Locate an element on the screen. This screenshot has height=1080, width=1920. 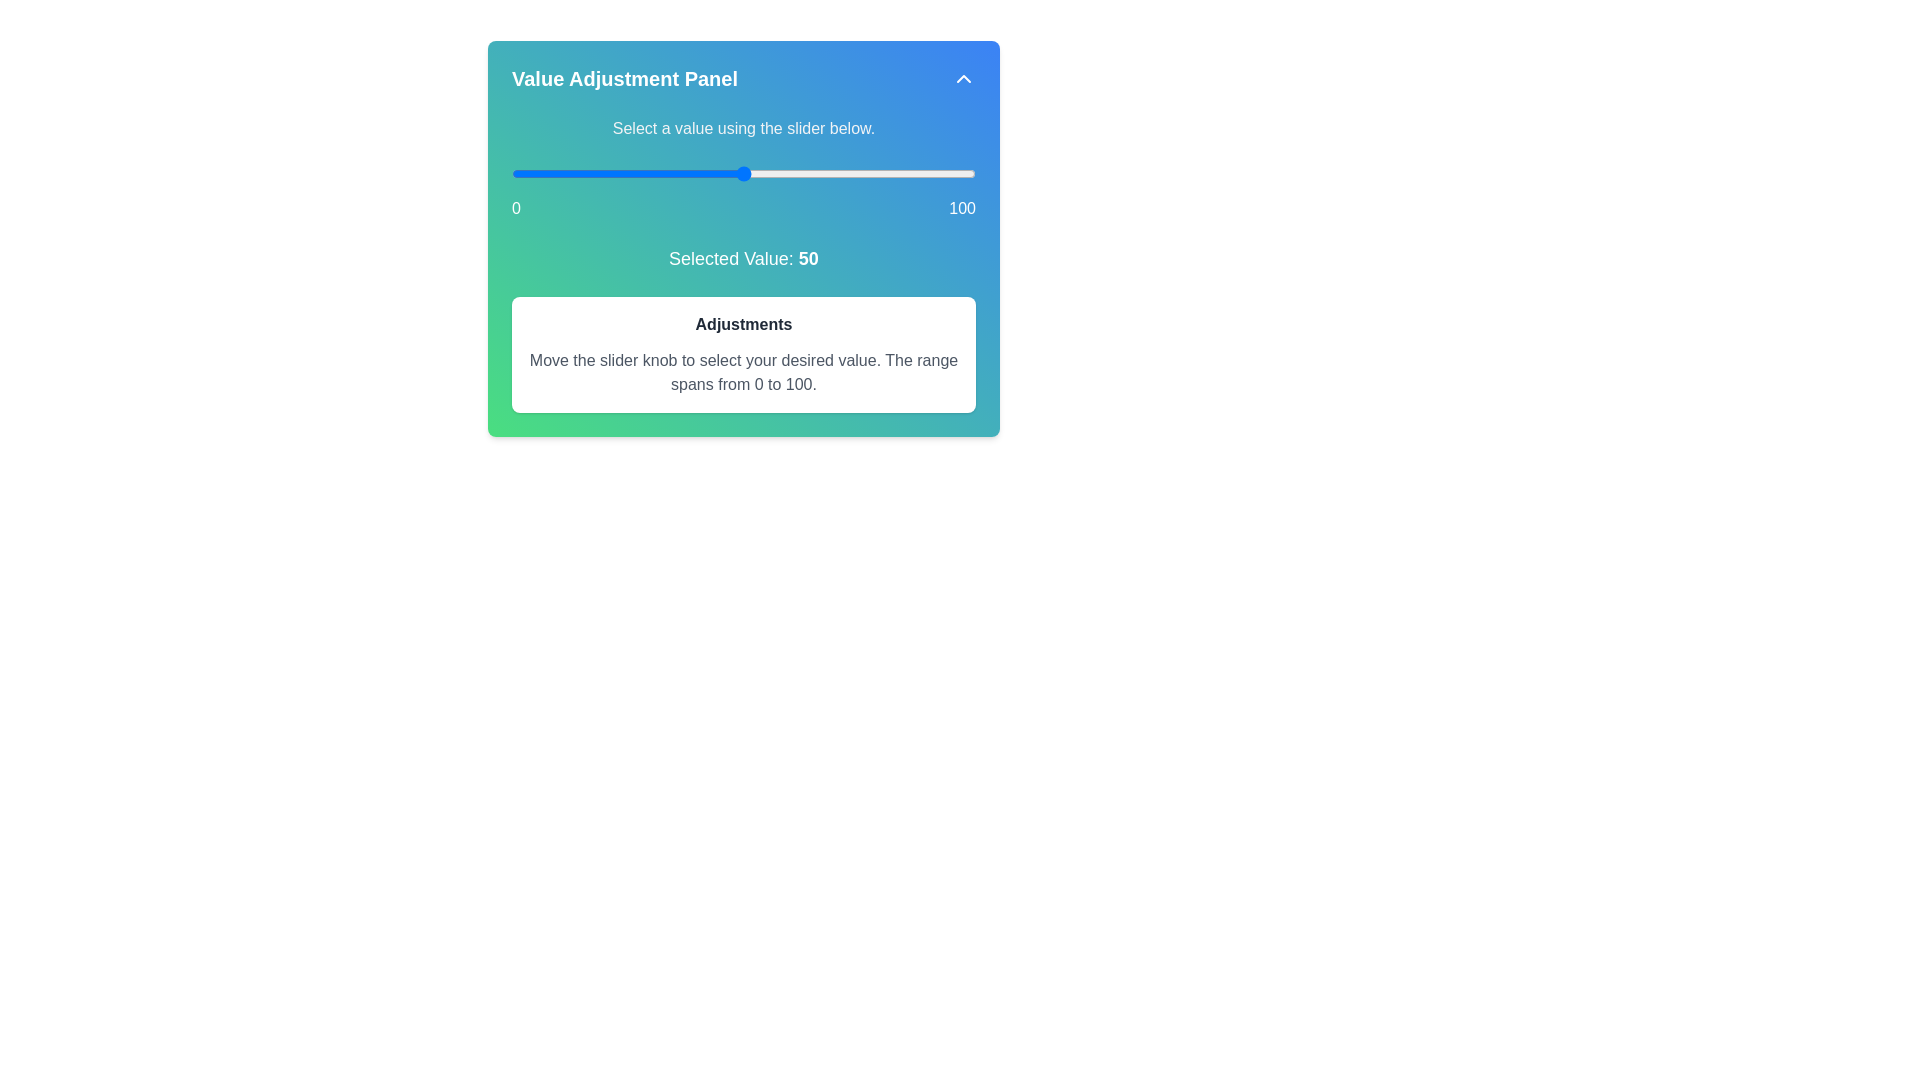
the Text display that shows the currently selected value from the slider control, specifically the text 'Selected Value: 50' is located at coordinates (808, 257).